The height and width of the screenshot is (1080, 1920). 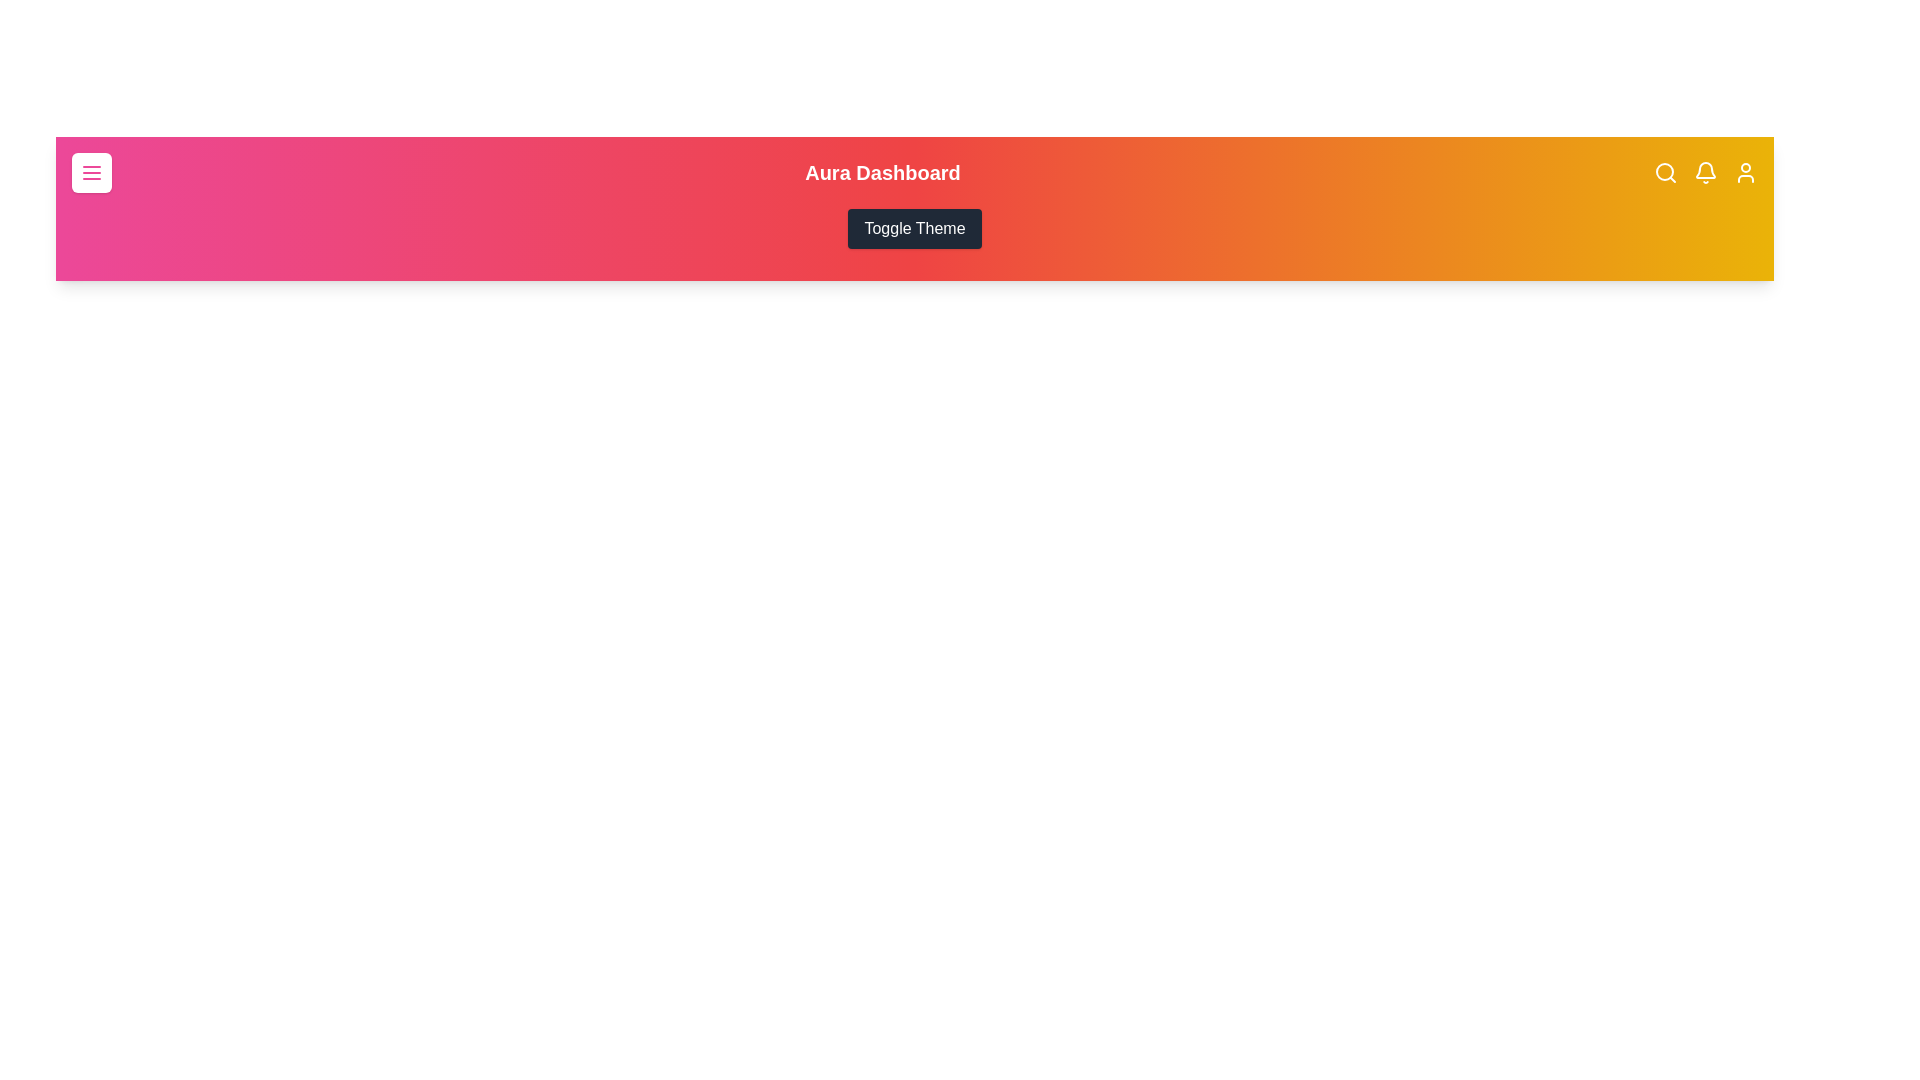 What do you see at coordinates (1704, 172) in the screenshot?
I see `the notification bell icon` at bounding box center [1704, 172].